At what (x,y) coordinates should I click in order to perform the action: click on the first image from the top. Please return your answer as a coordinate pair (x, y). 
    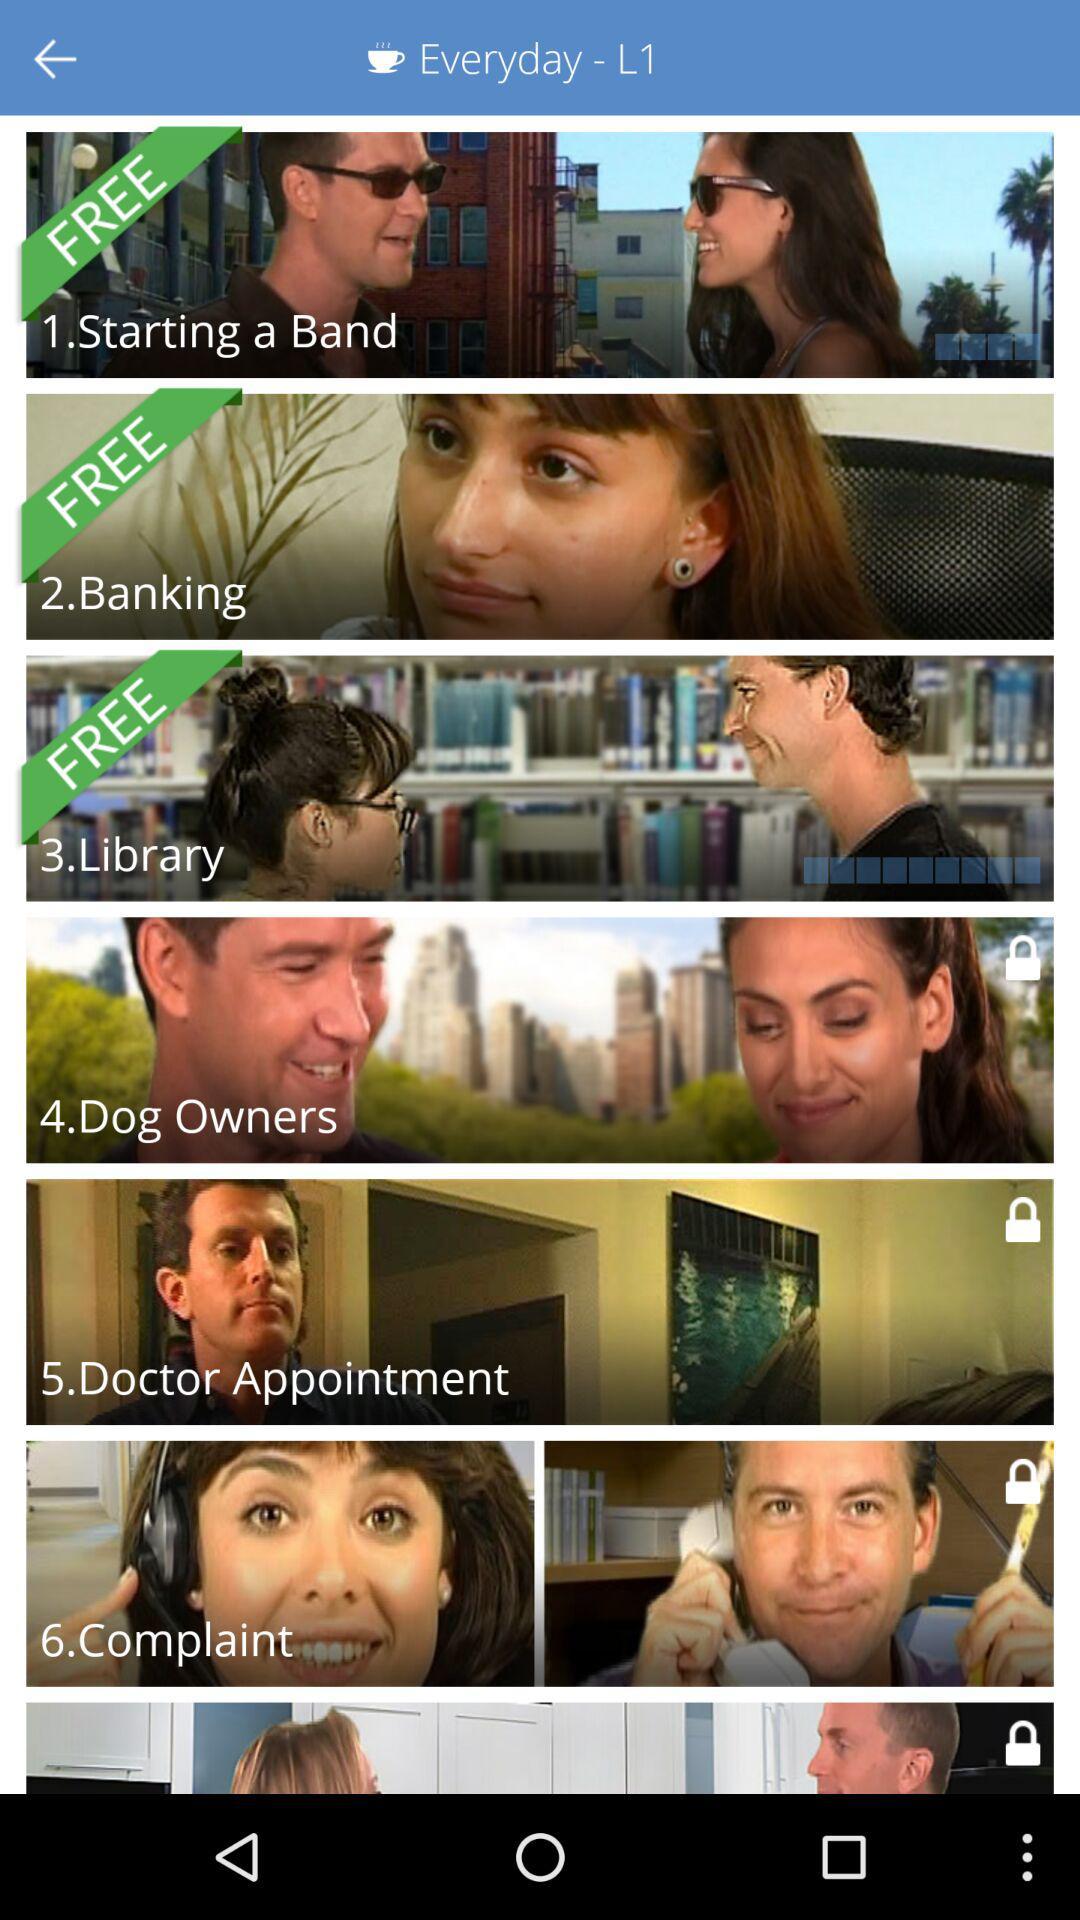
    Looking at the image, I should click on (540, 253).